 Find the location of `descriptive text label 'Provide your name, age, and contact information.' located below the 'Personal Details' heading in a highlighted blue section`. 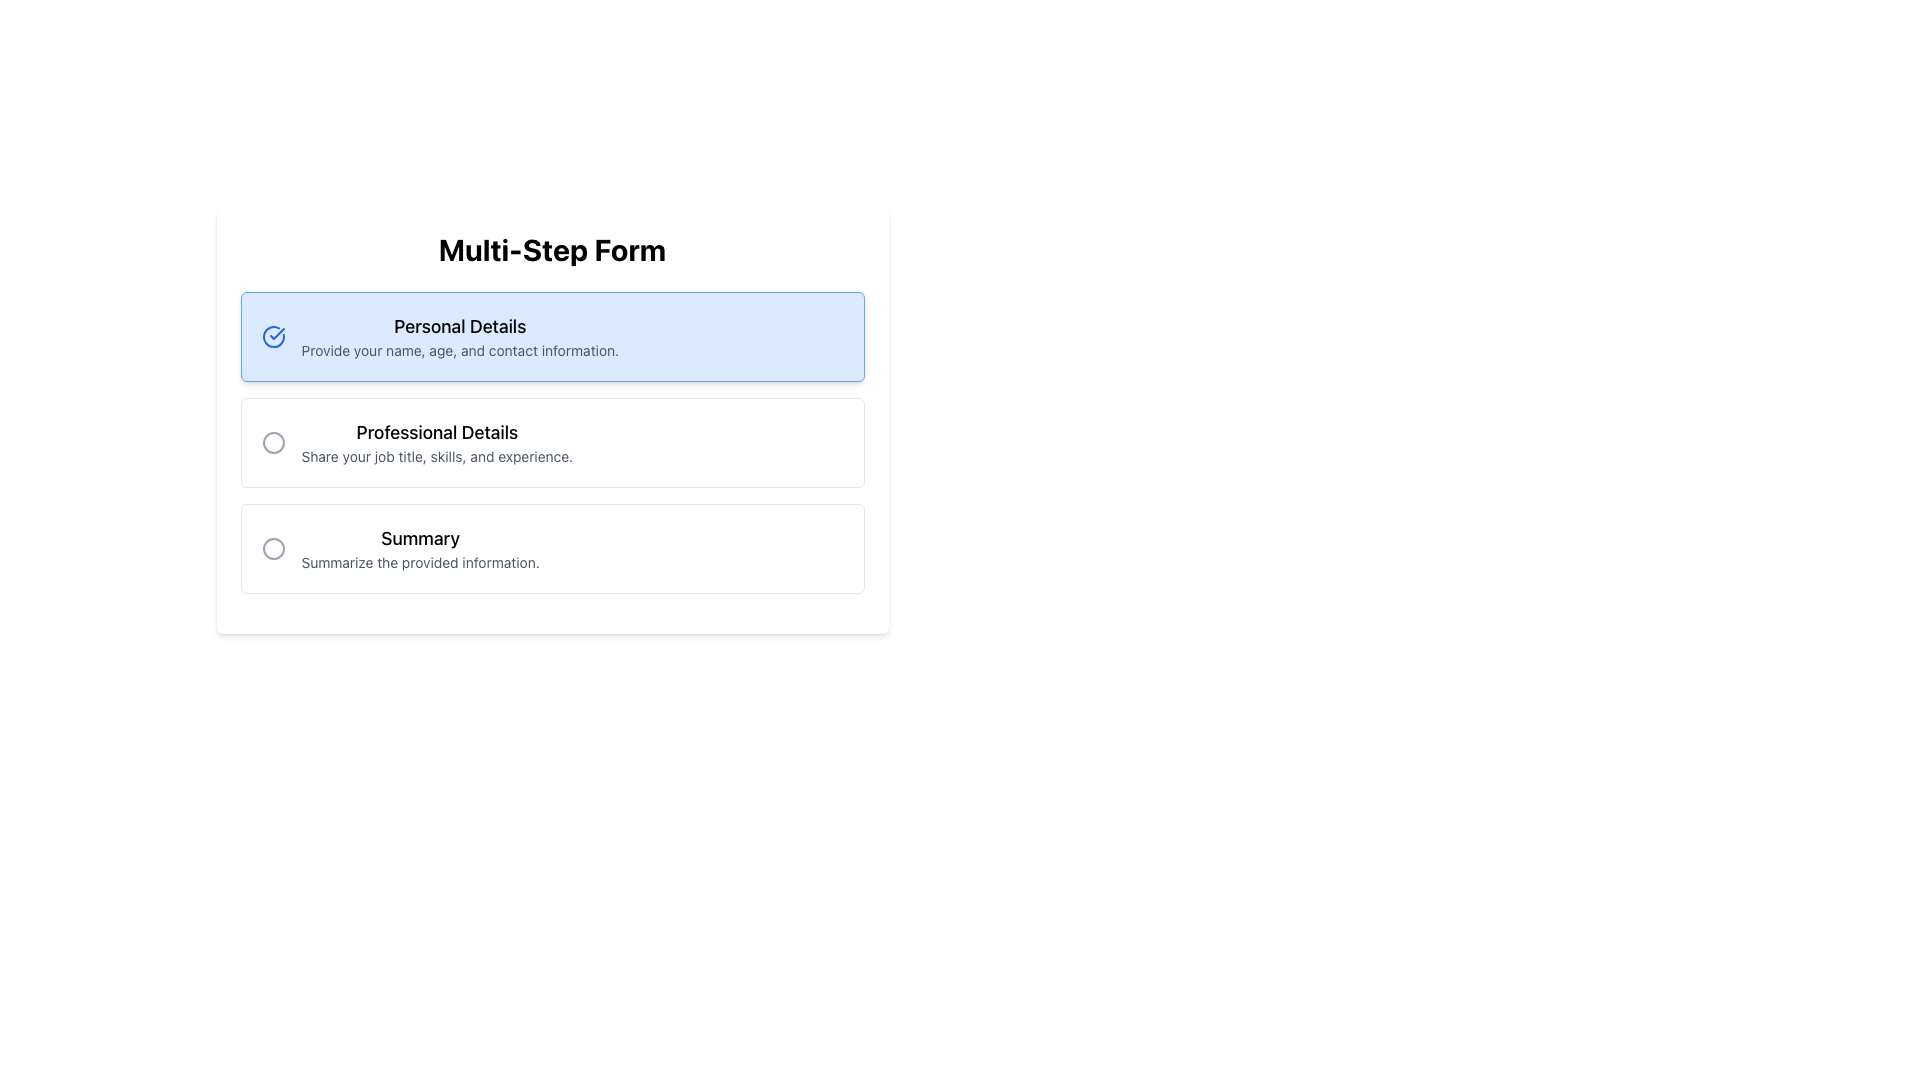

descriptive text label 'Provide your name, age, and contact information.' located below the 'Personal Details' heading in a highlighted blue section is located at coordinates (459, 350).